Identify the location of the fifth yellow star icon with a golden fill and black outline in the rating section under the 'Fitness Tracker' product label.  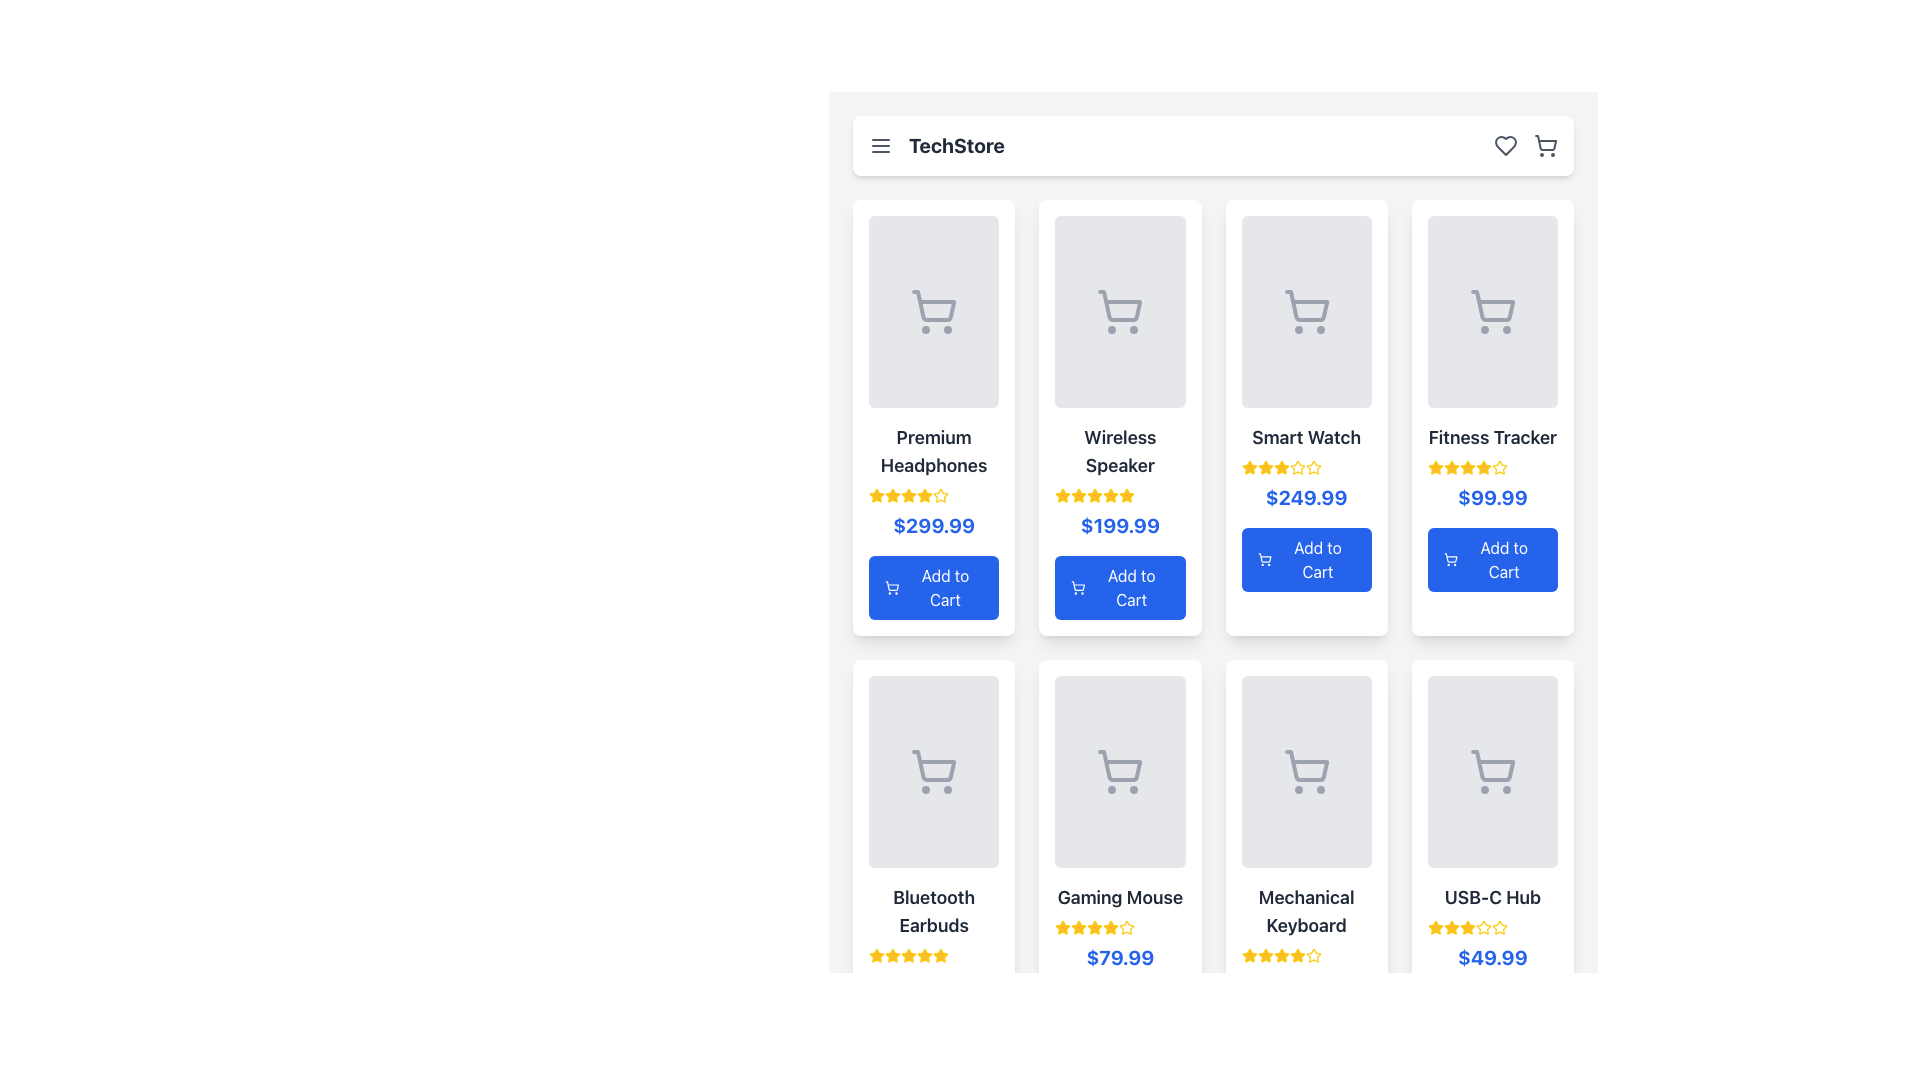
(1483, 467).